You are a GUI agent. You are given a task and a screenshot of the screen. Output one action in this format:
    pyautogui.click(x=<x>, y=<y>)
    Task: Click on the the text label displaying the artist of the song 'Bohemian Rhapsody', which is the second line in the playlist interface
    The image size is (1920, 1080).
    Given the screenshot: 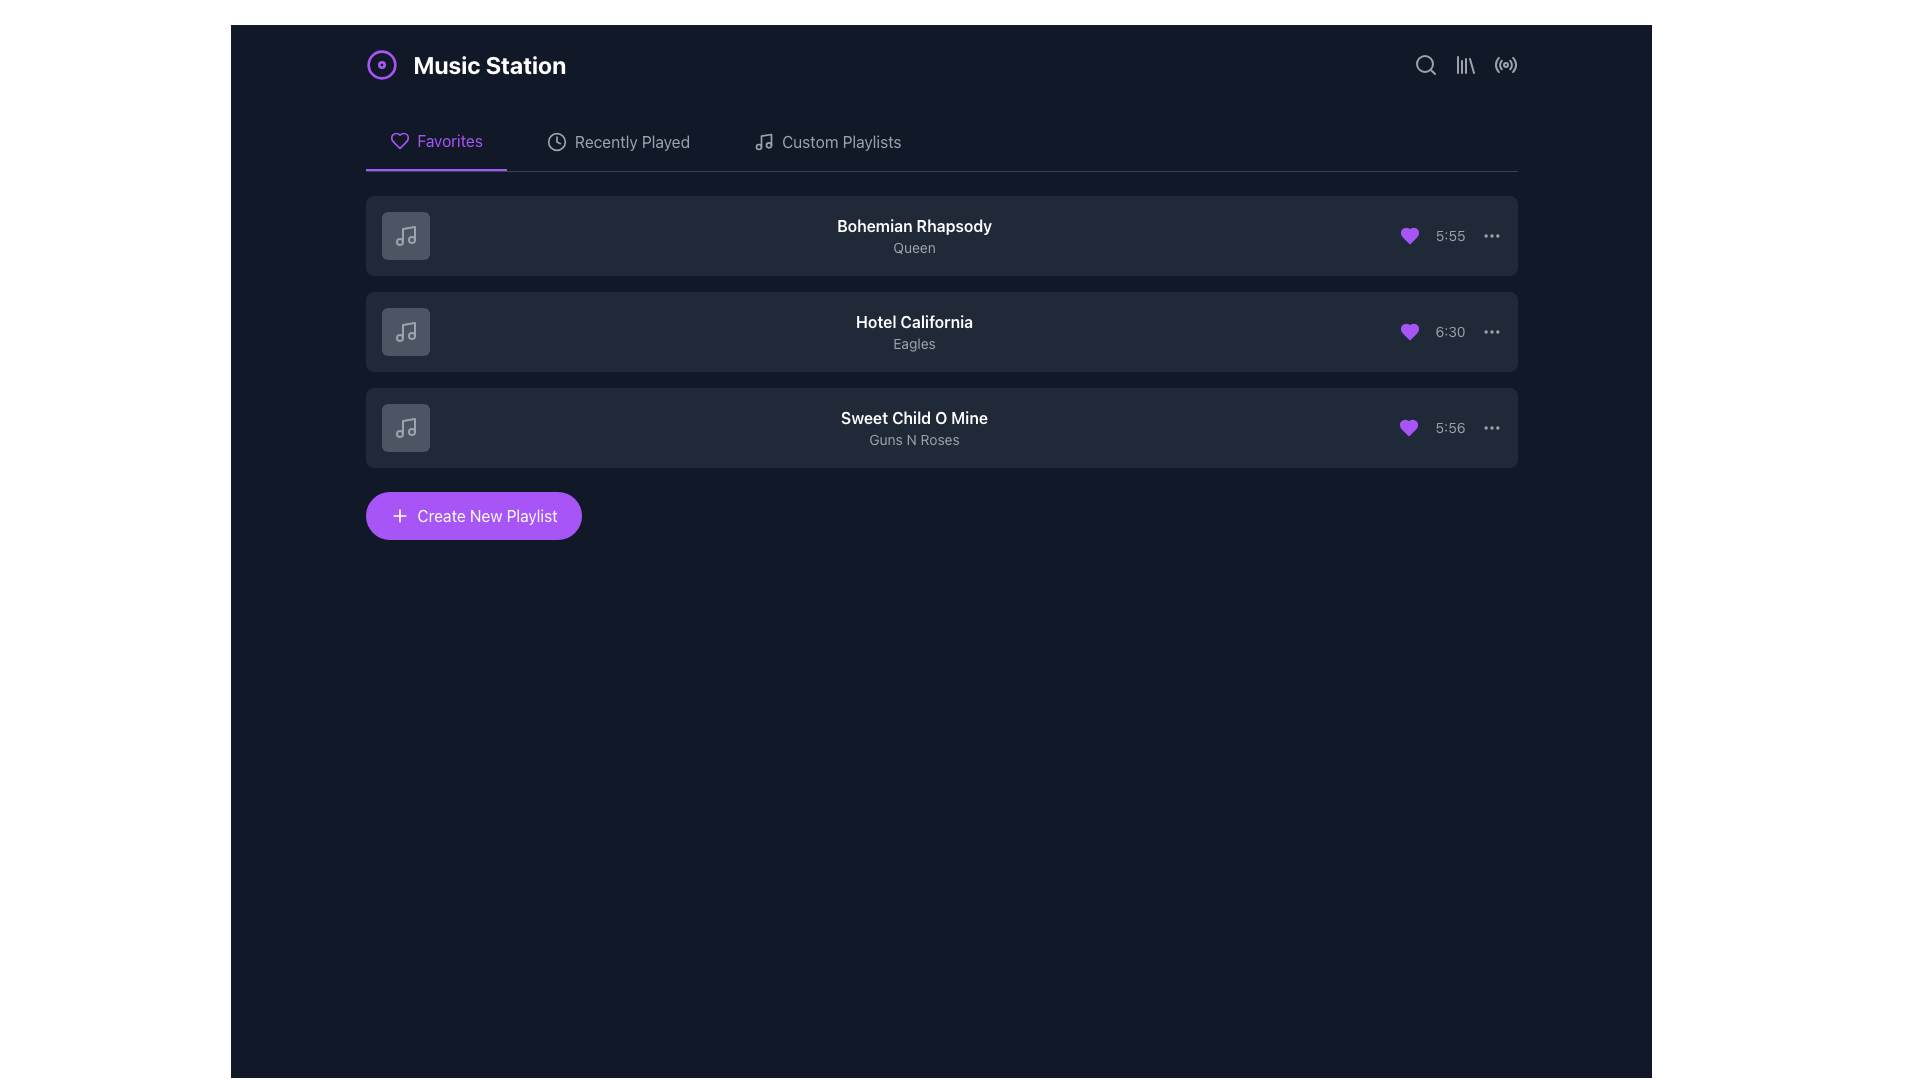 What is the action you would take?
    pyautogui.click(x=913, y=246)
    